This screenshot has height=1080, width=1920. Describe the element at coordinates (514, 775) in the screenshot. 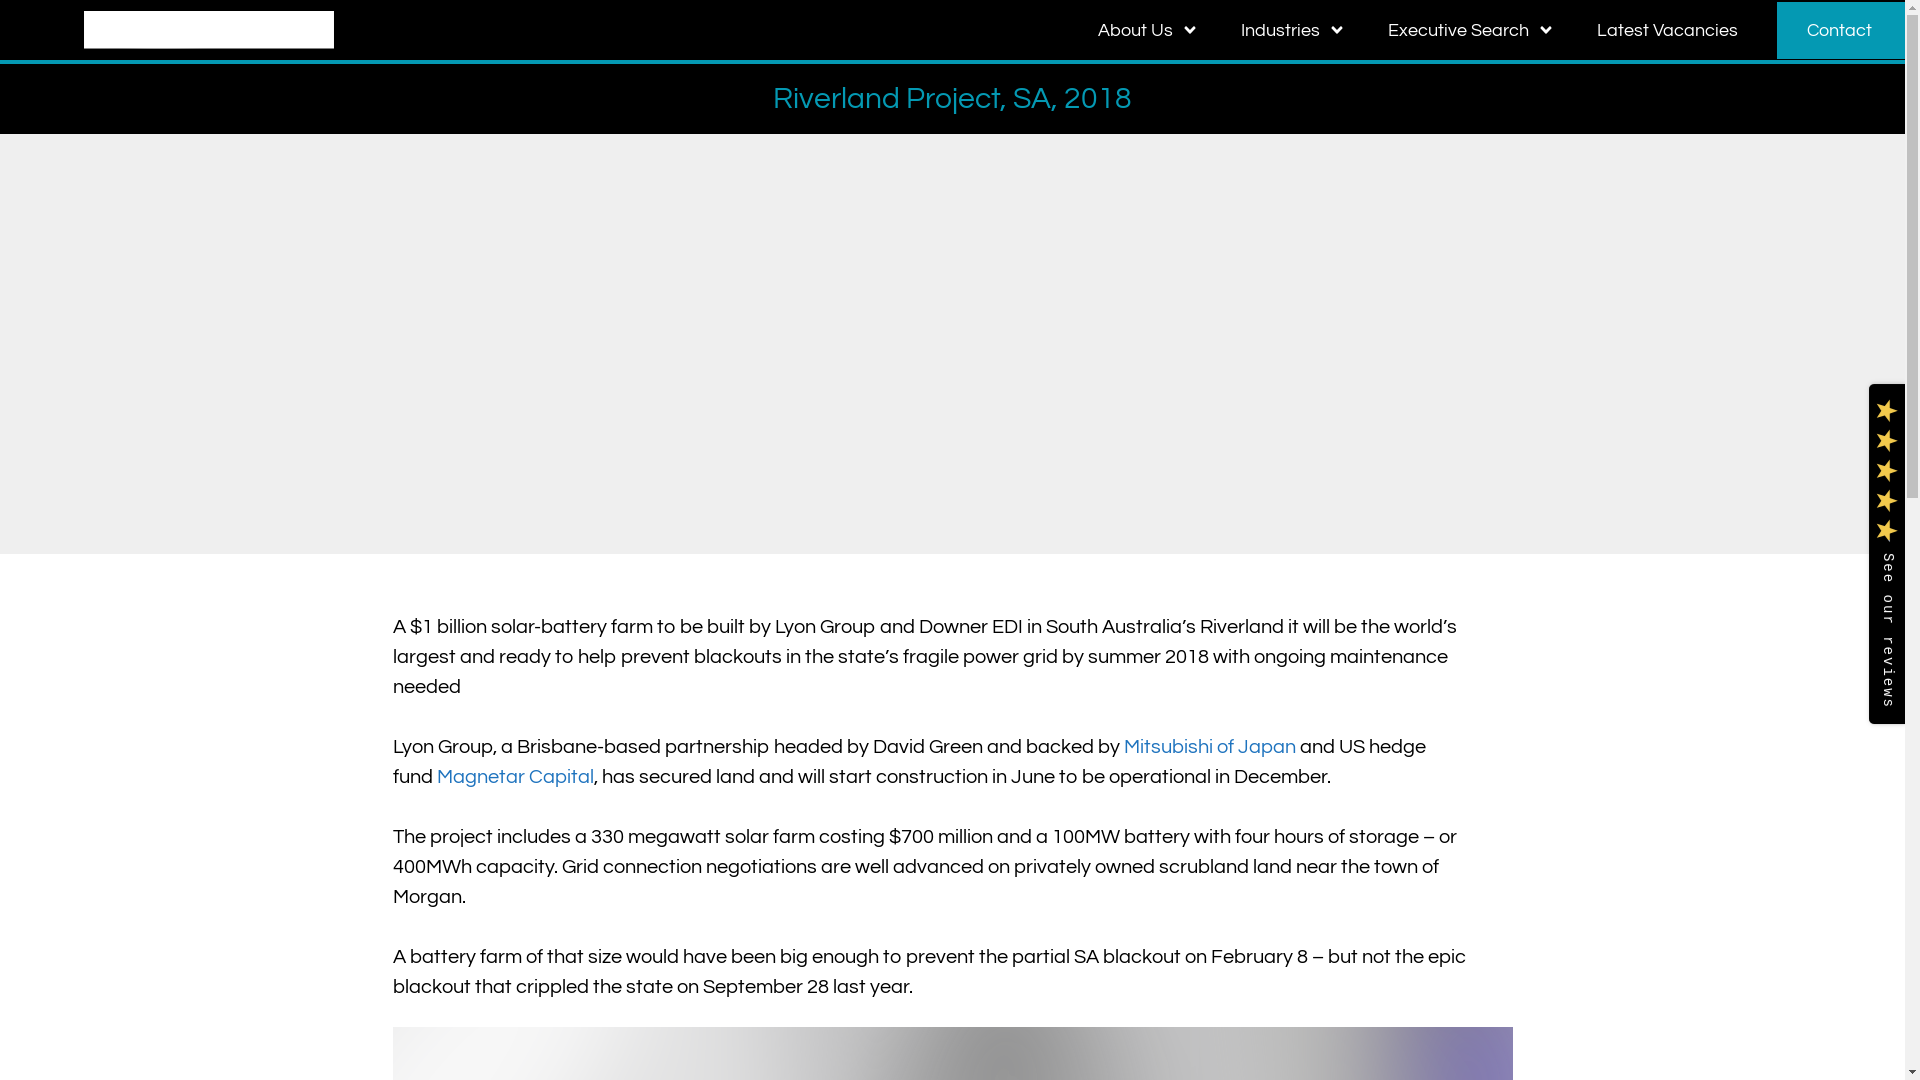

I see `'Magnetar Capital'` at that location.